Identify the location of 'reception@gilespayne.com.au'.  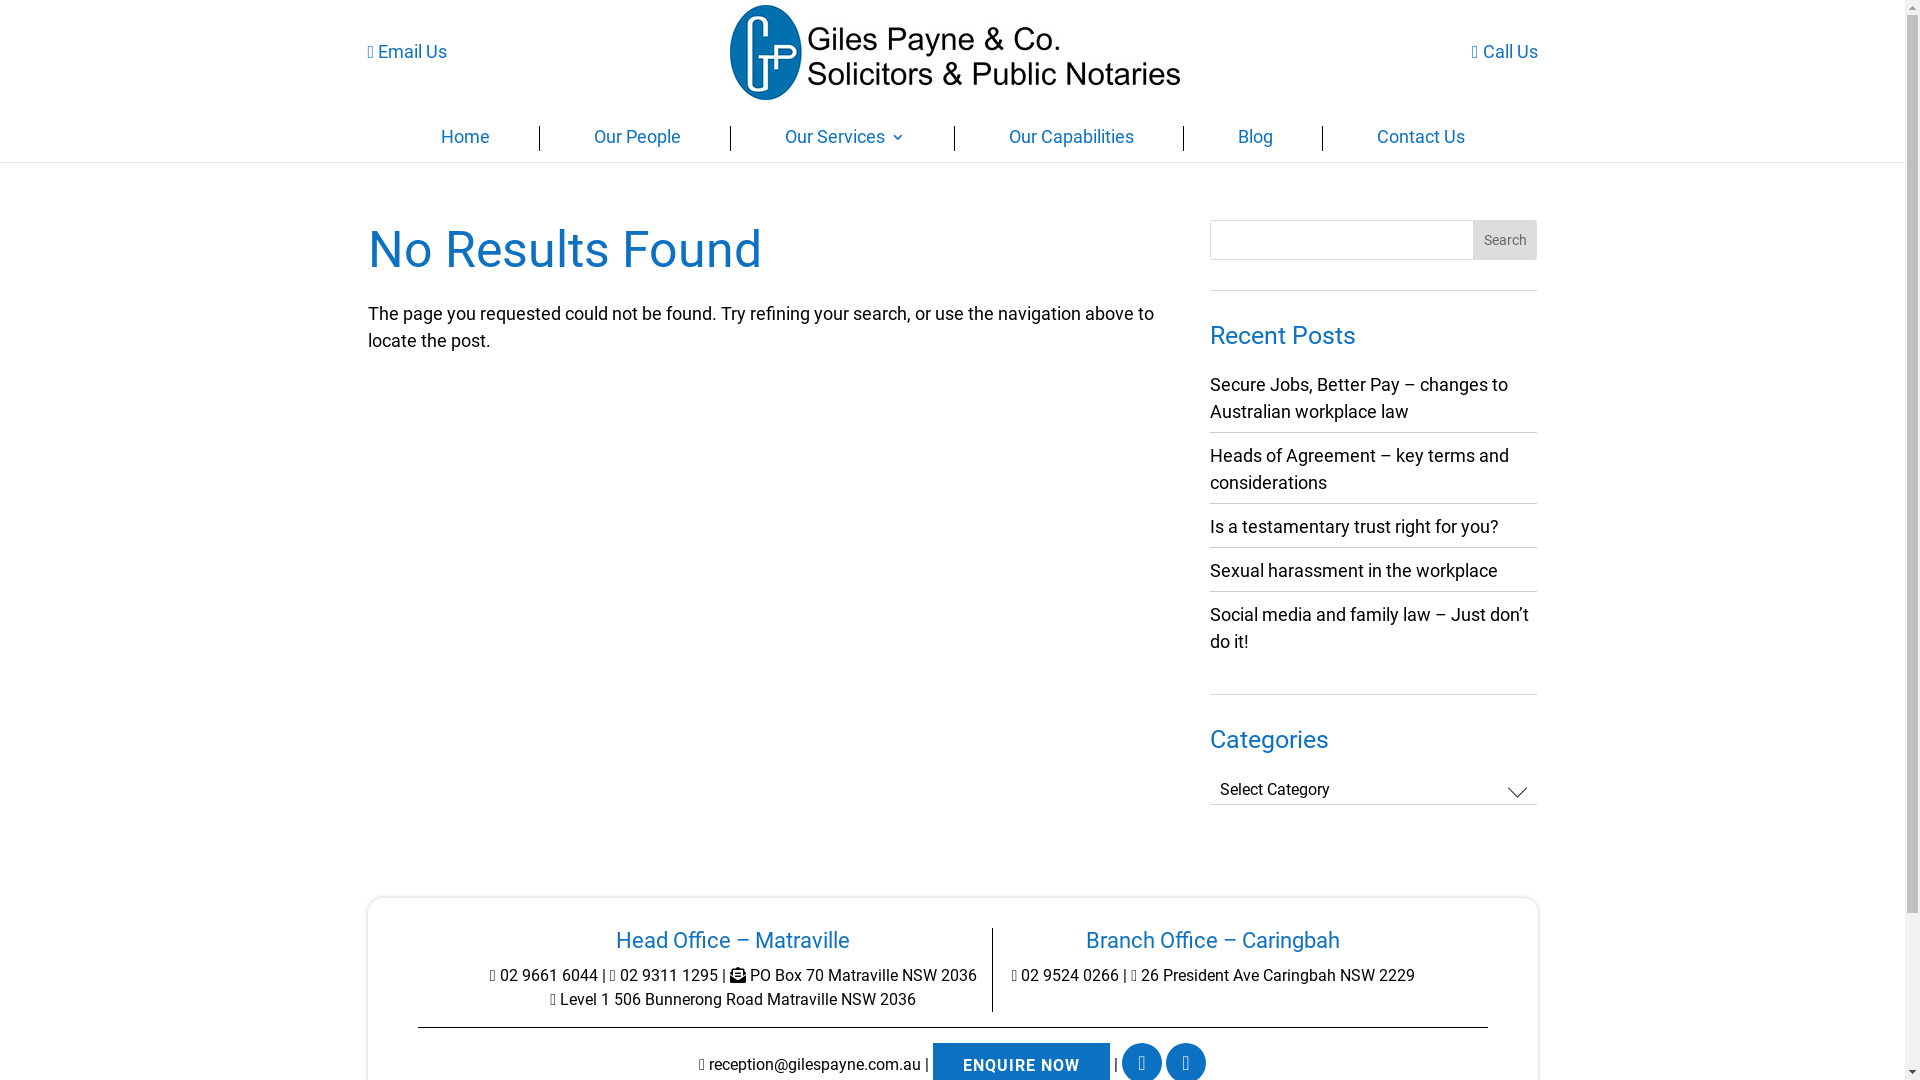
(810, 1063).